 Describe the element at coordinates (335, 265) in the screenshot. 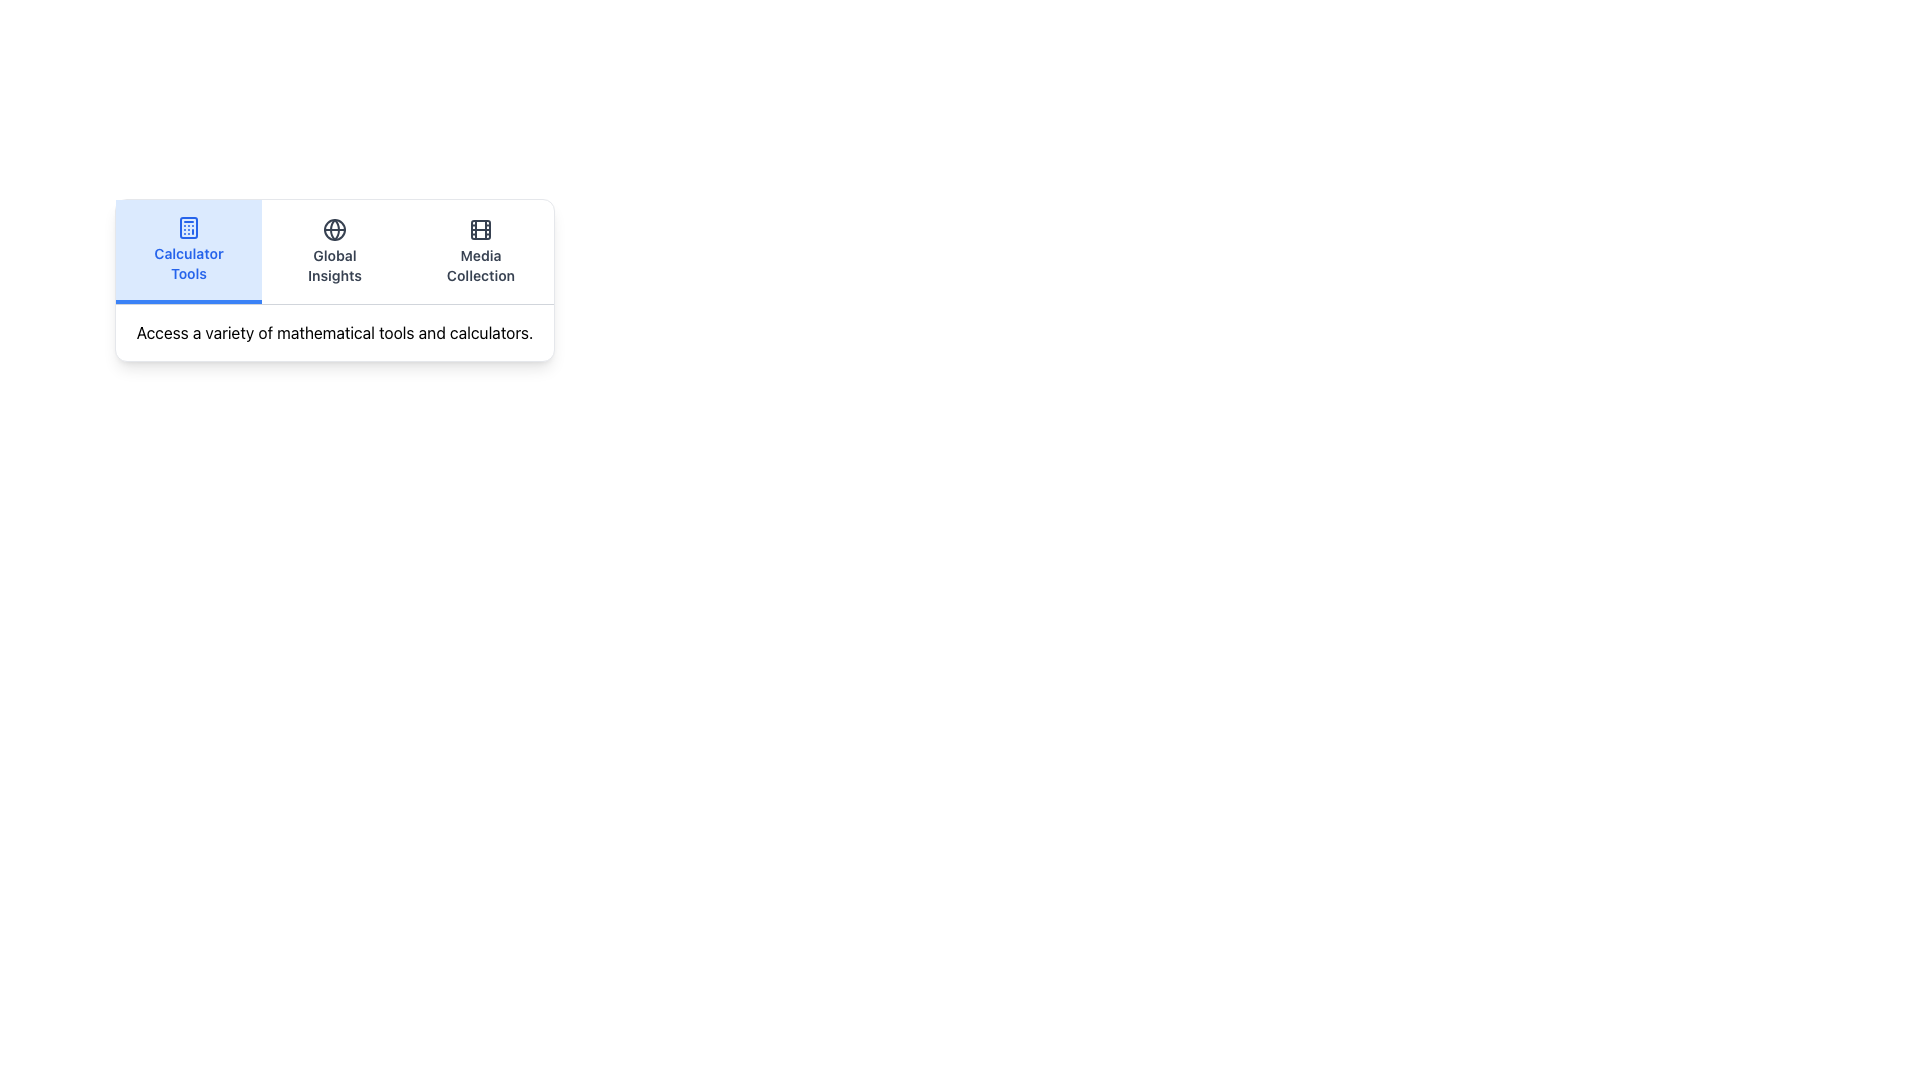

I see `assistive technology` at that location.